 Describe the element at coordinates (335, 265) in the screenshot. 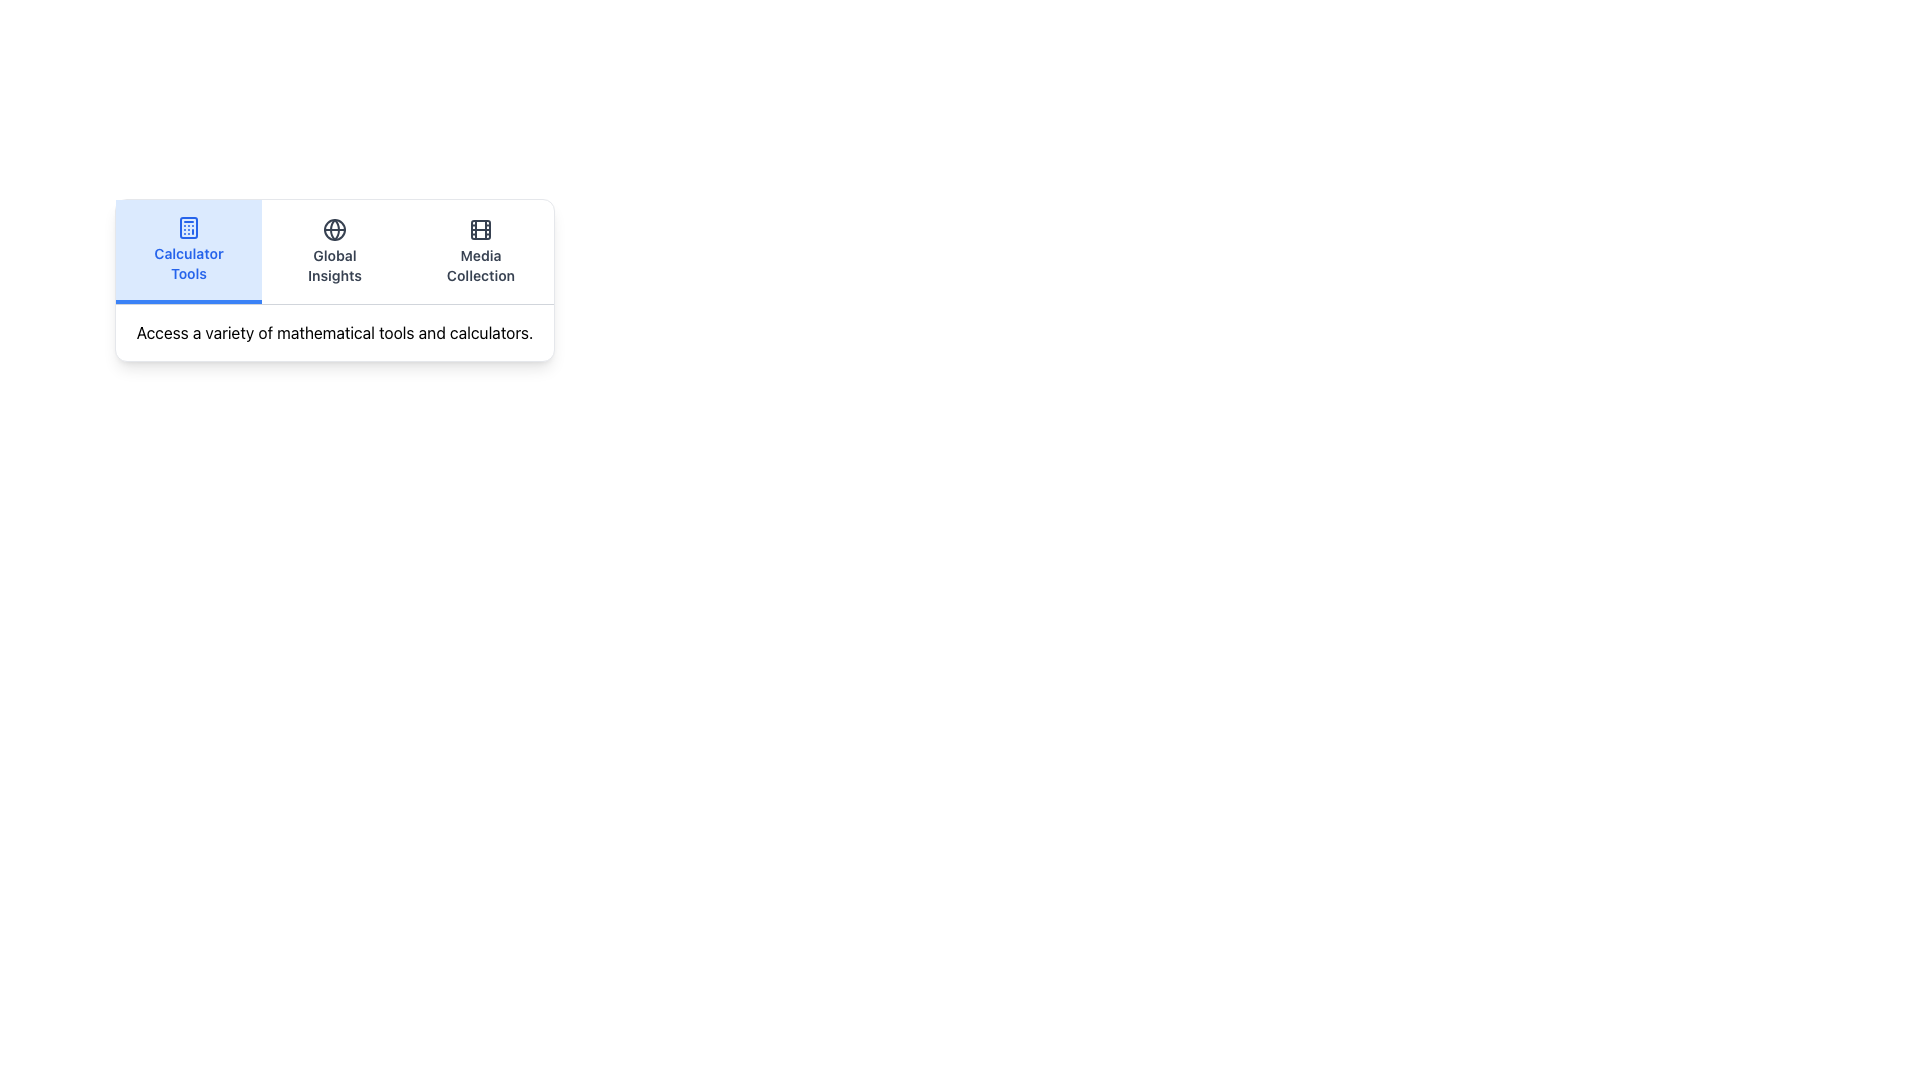

I see `assistive technology` at that location.